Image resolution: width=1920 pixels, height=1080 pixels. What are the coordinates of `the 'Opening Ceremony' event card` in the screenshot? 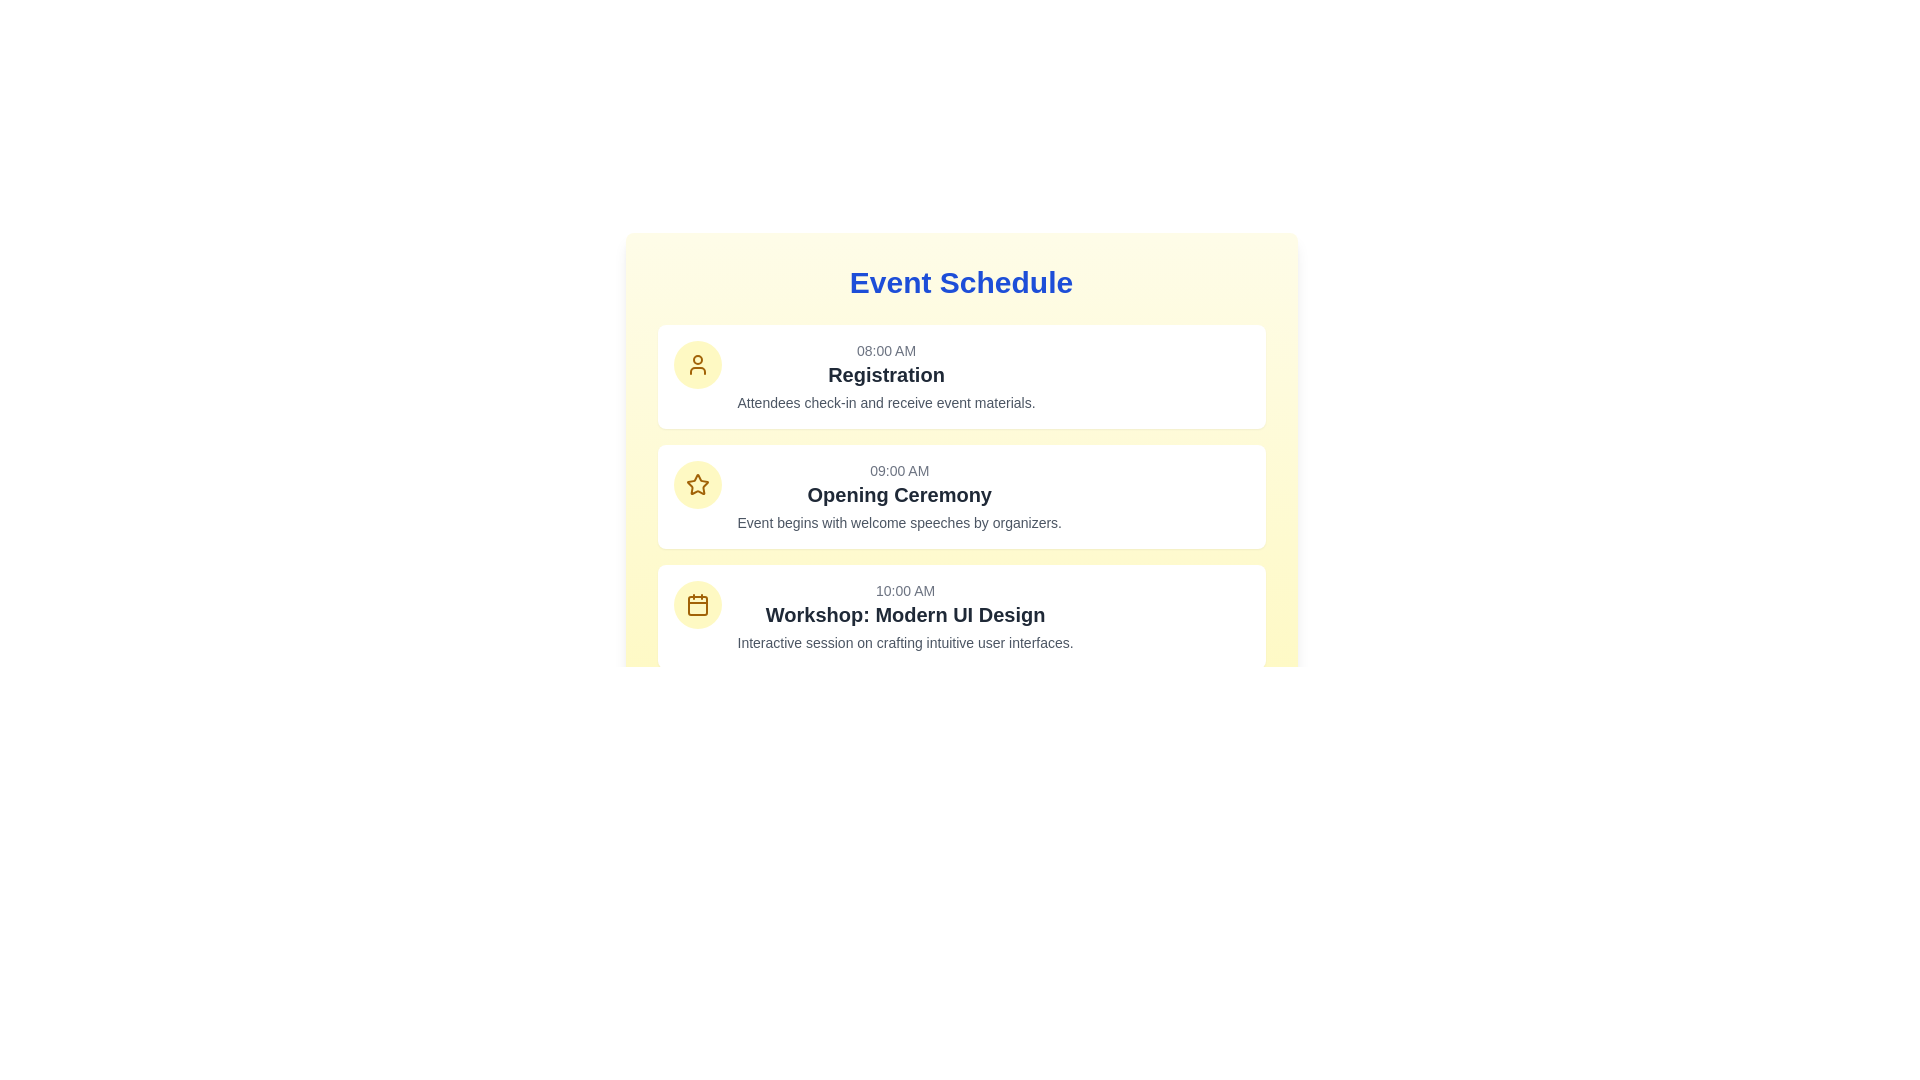 It's located at (961, 496).